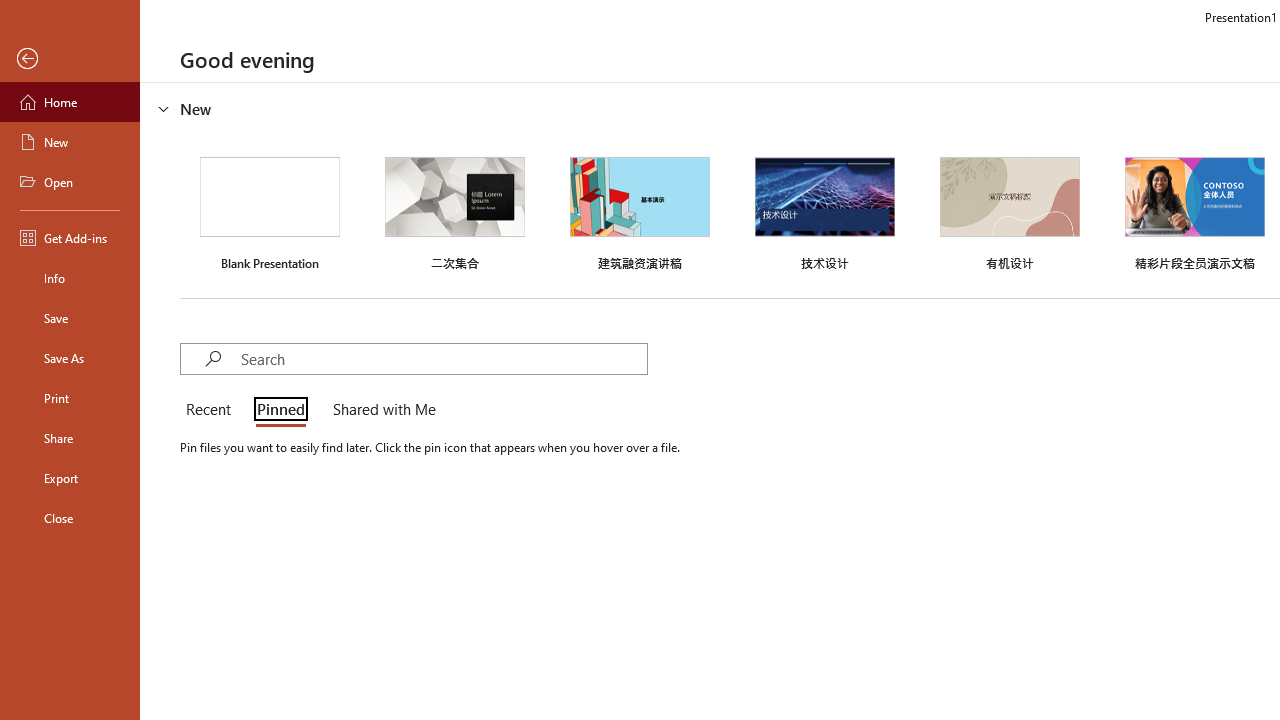 This screenshot has width=1280, height=720. What do you see at coordinates (69, 58) in the screenshot?
I see `'Back'` at bounding box center [69, 58].